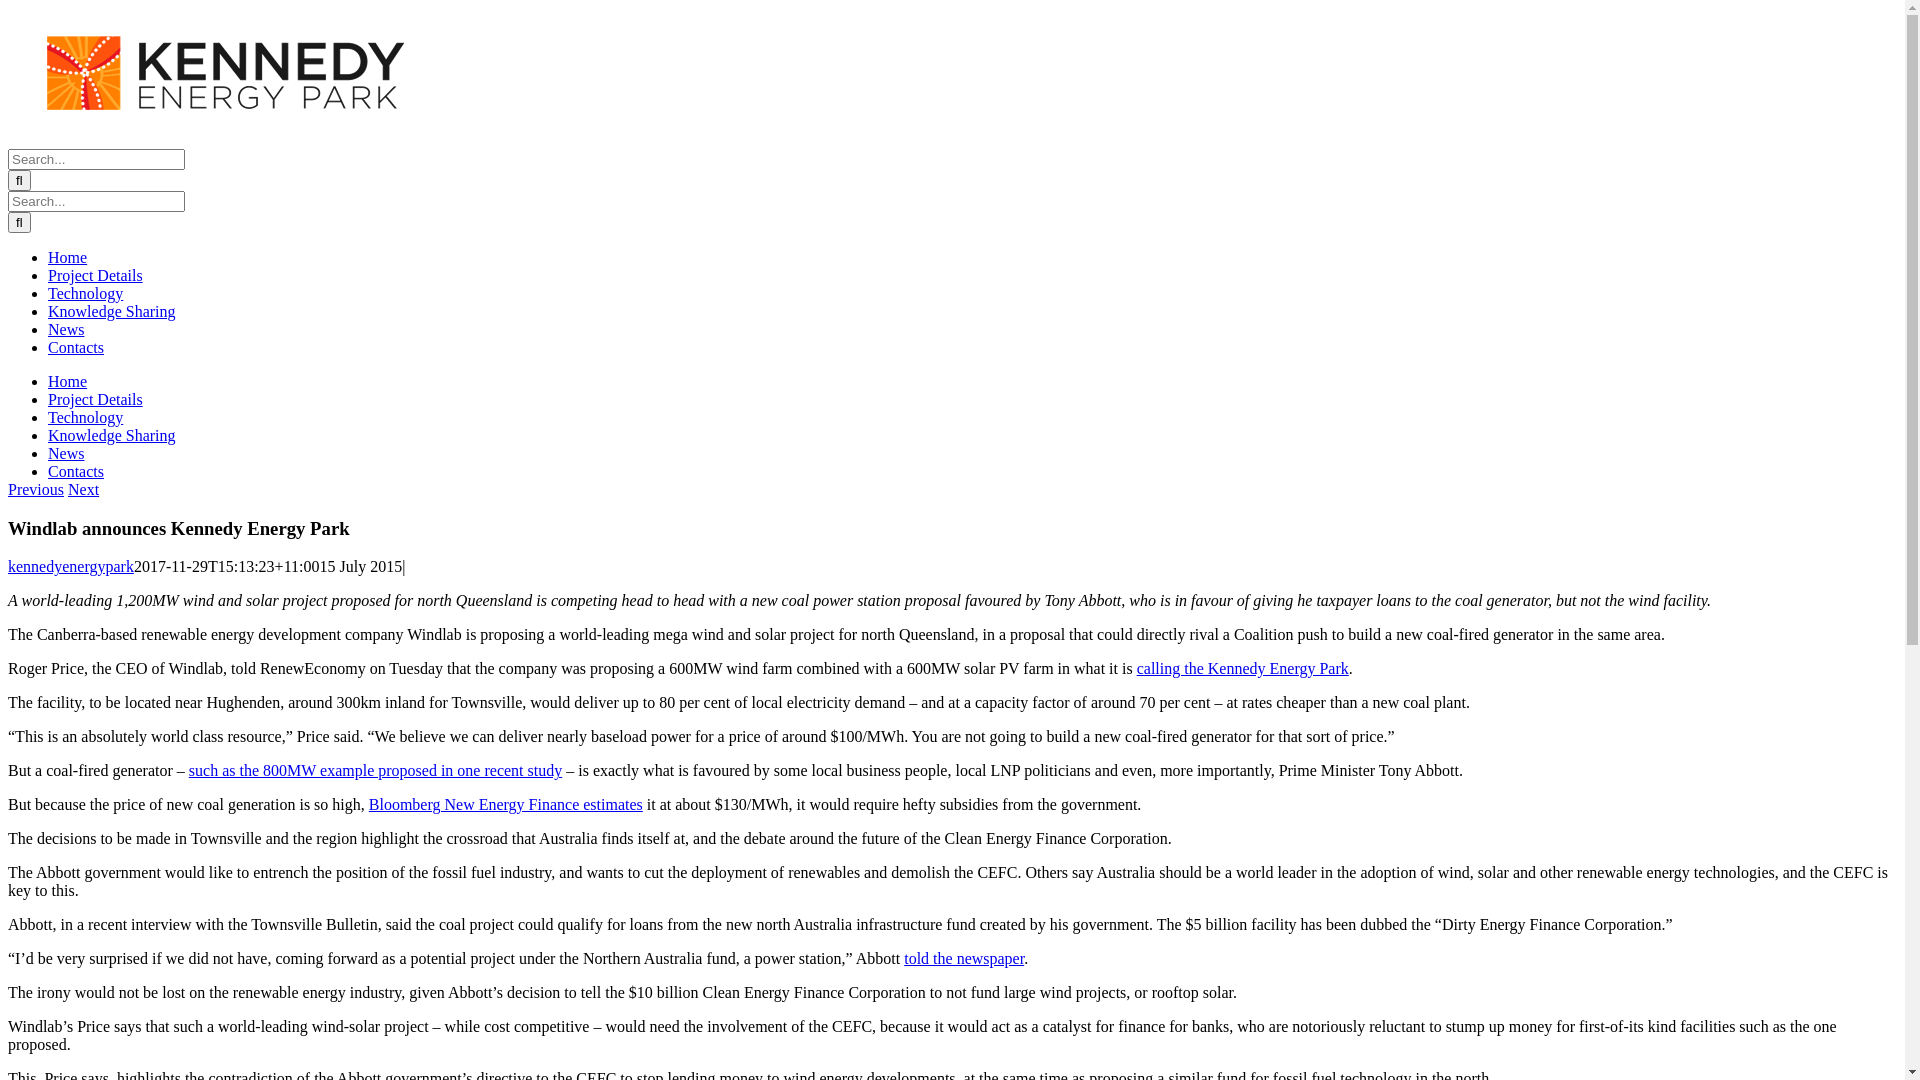 The height and width of the screenshot is (1080, 1920). I want to click on 'Bloomberg New Energy Finance estimates', so click(505, 803).